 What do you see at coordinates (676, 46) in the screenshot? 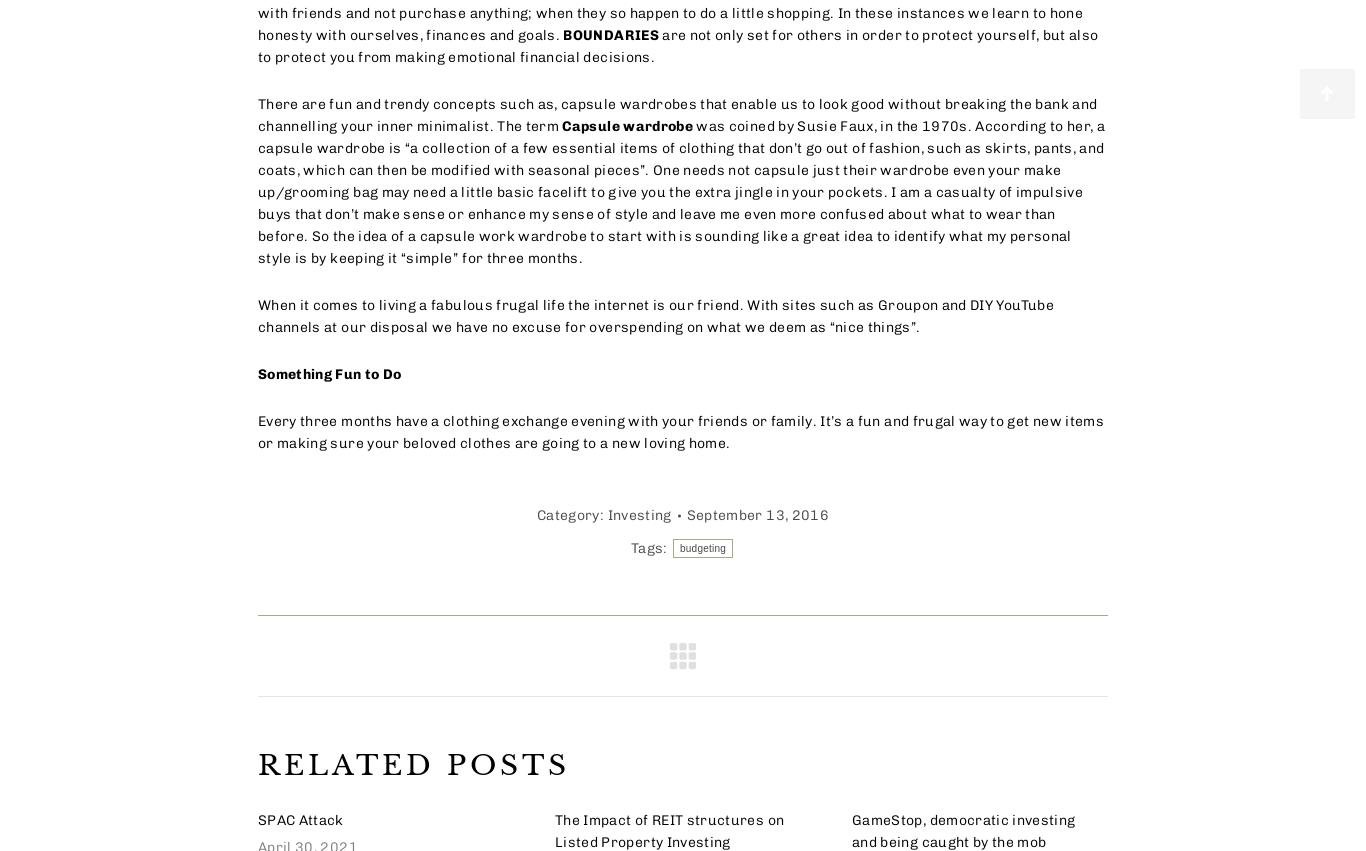
I see `'are not only set for others in order to protect yourself, but also to protect you from making emotional financial decisions.'` at bounding box center [676, 46].